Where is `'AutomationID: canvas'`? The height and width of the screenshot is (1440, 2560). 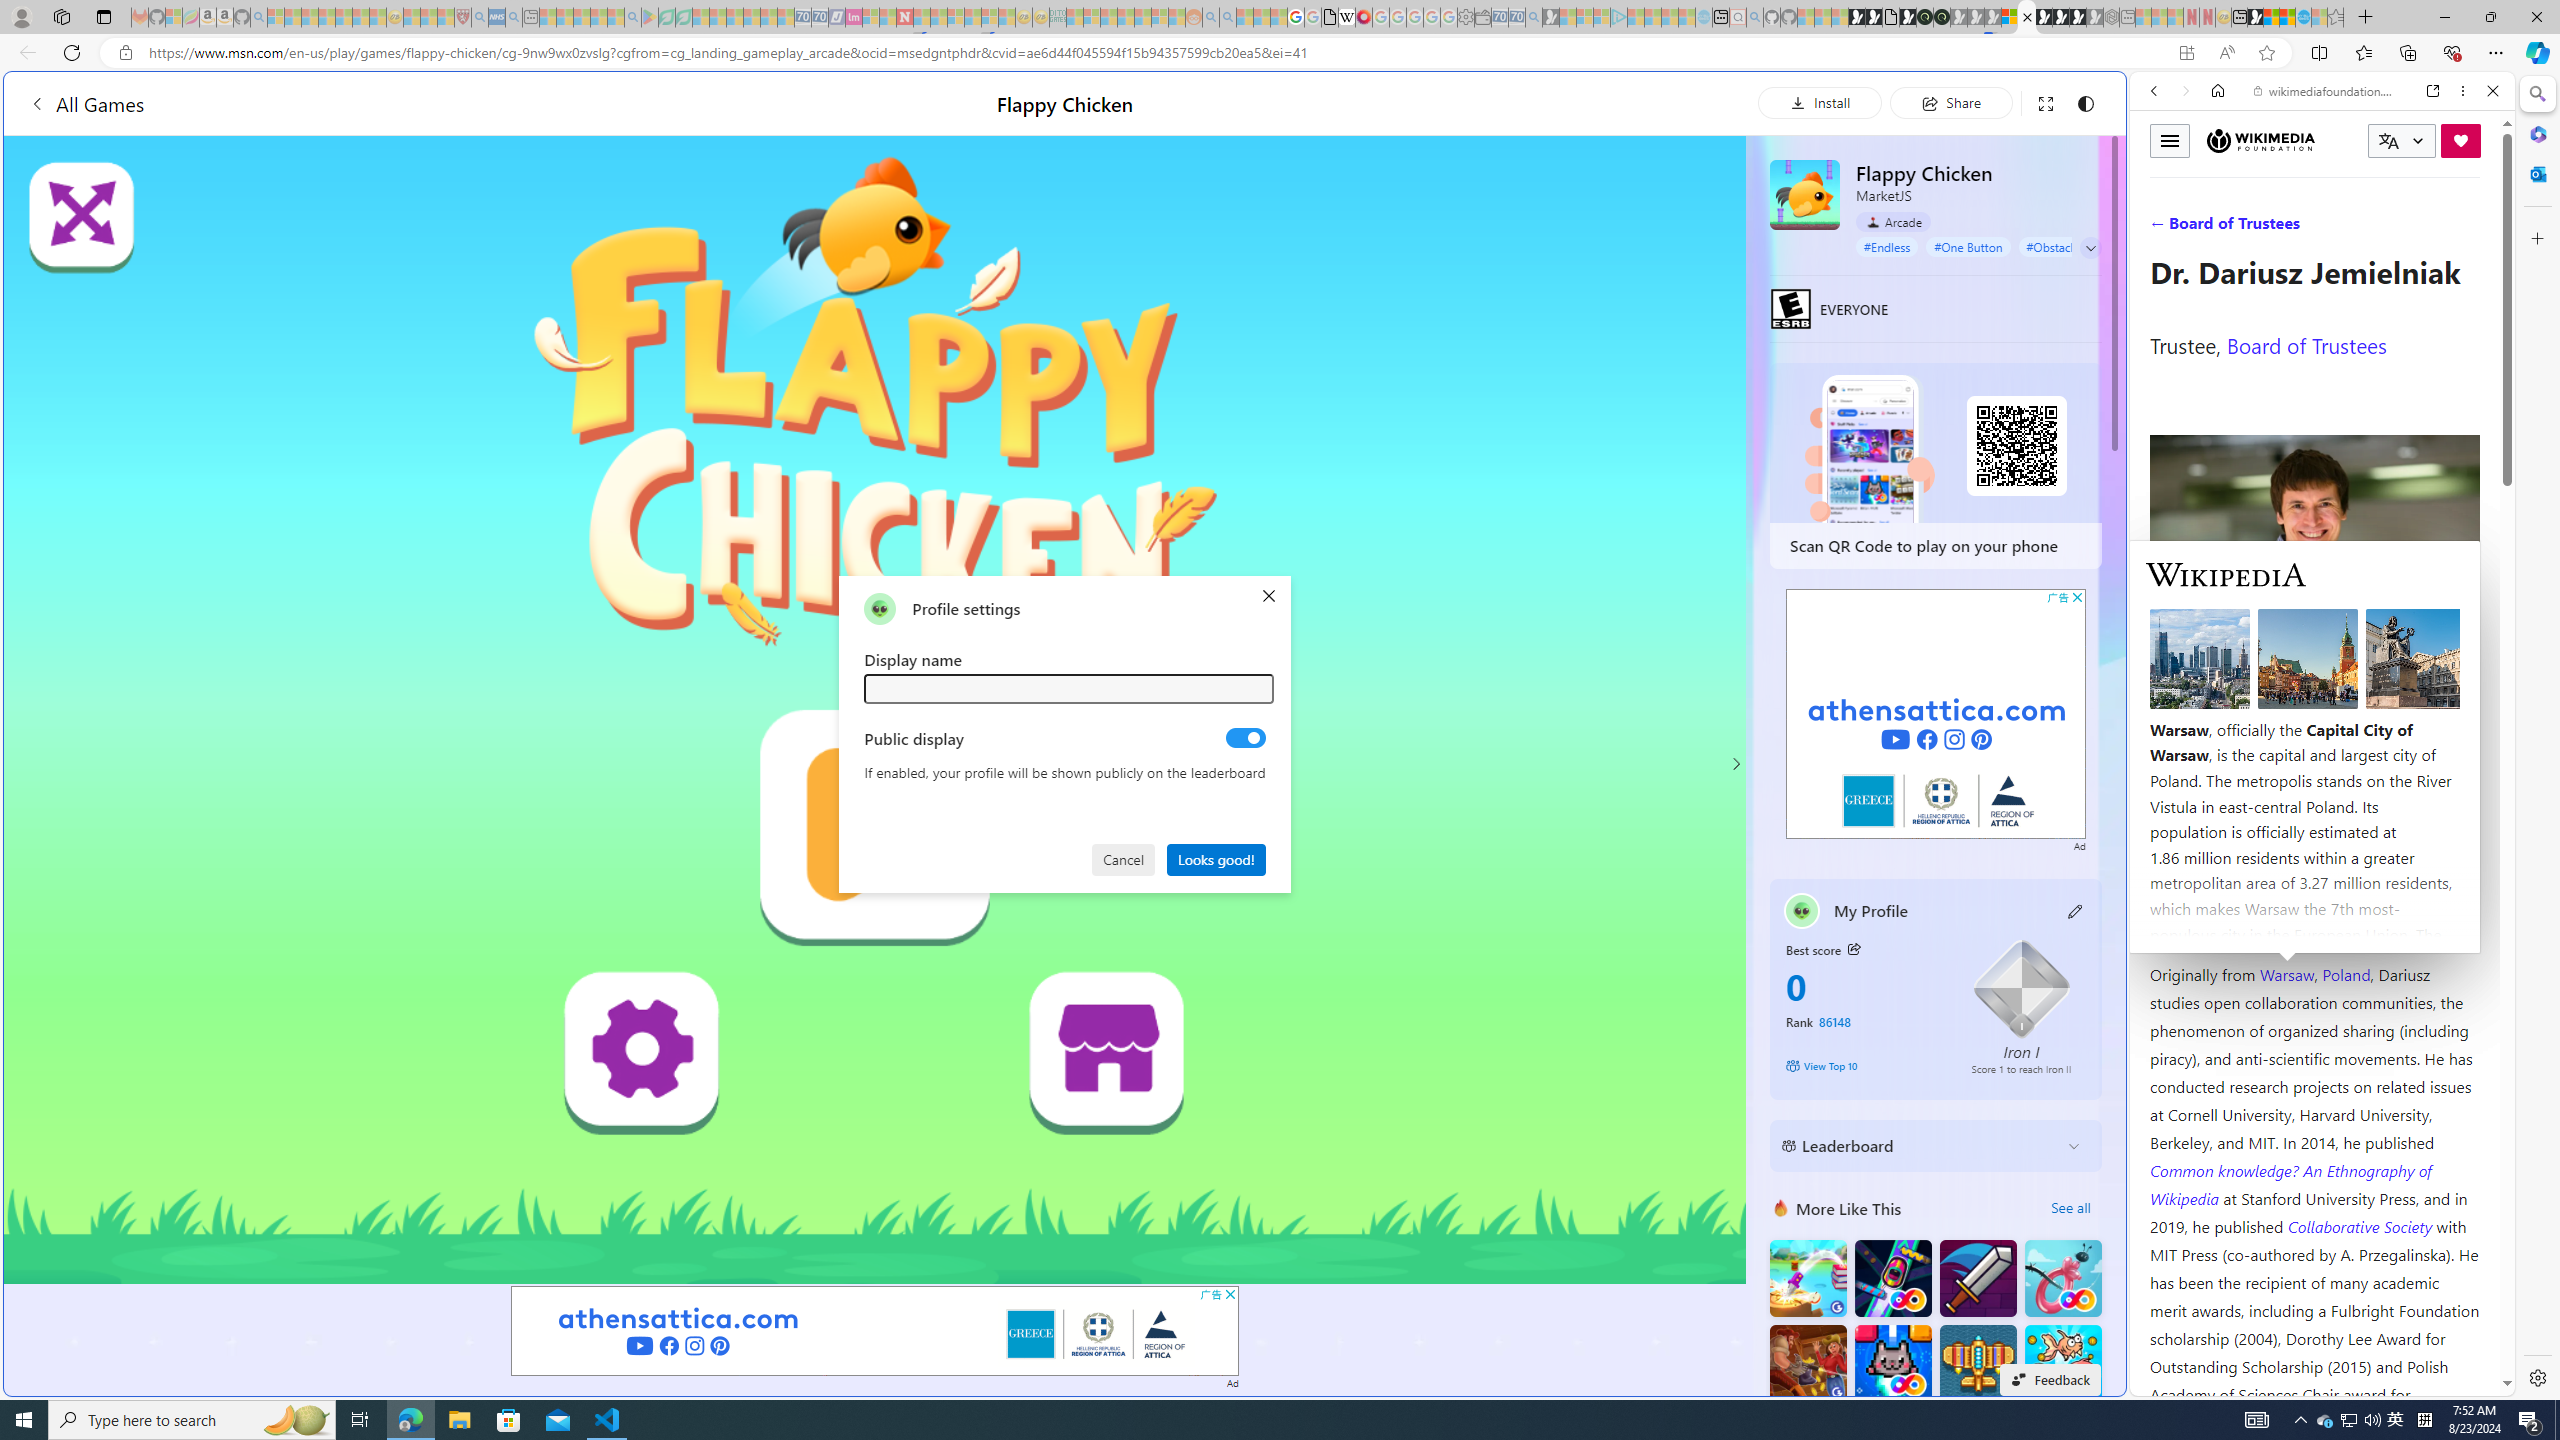 'AutomationID: canvas' is located at coordinates (875, 708).